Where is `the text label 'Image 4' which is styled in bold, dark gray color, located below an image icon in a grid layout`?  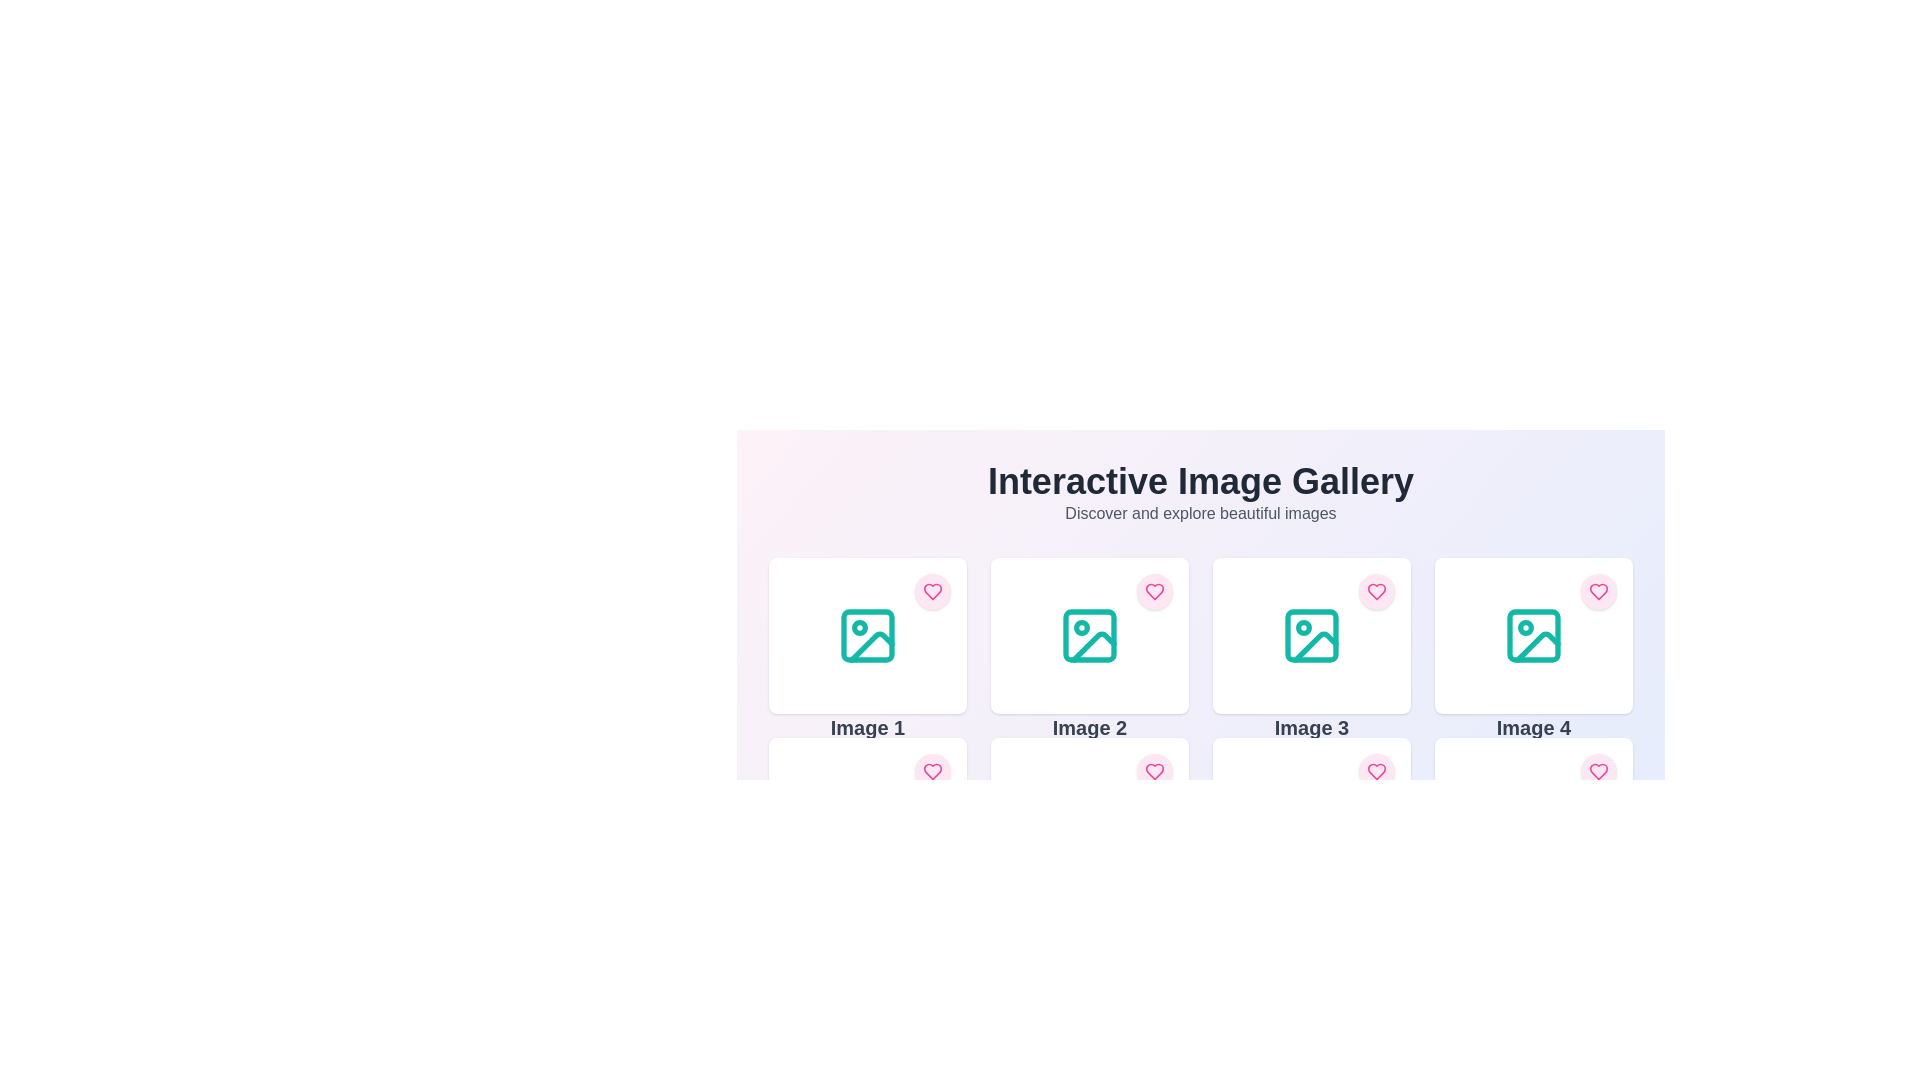
the text label 'Image 4' which is styled in bold, dark gray color, located below an image icon in a grid layout is located at coordinates (1533, 728).